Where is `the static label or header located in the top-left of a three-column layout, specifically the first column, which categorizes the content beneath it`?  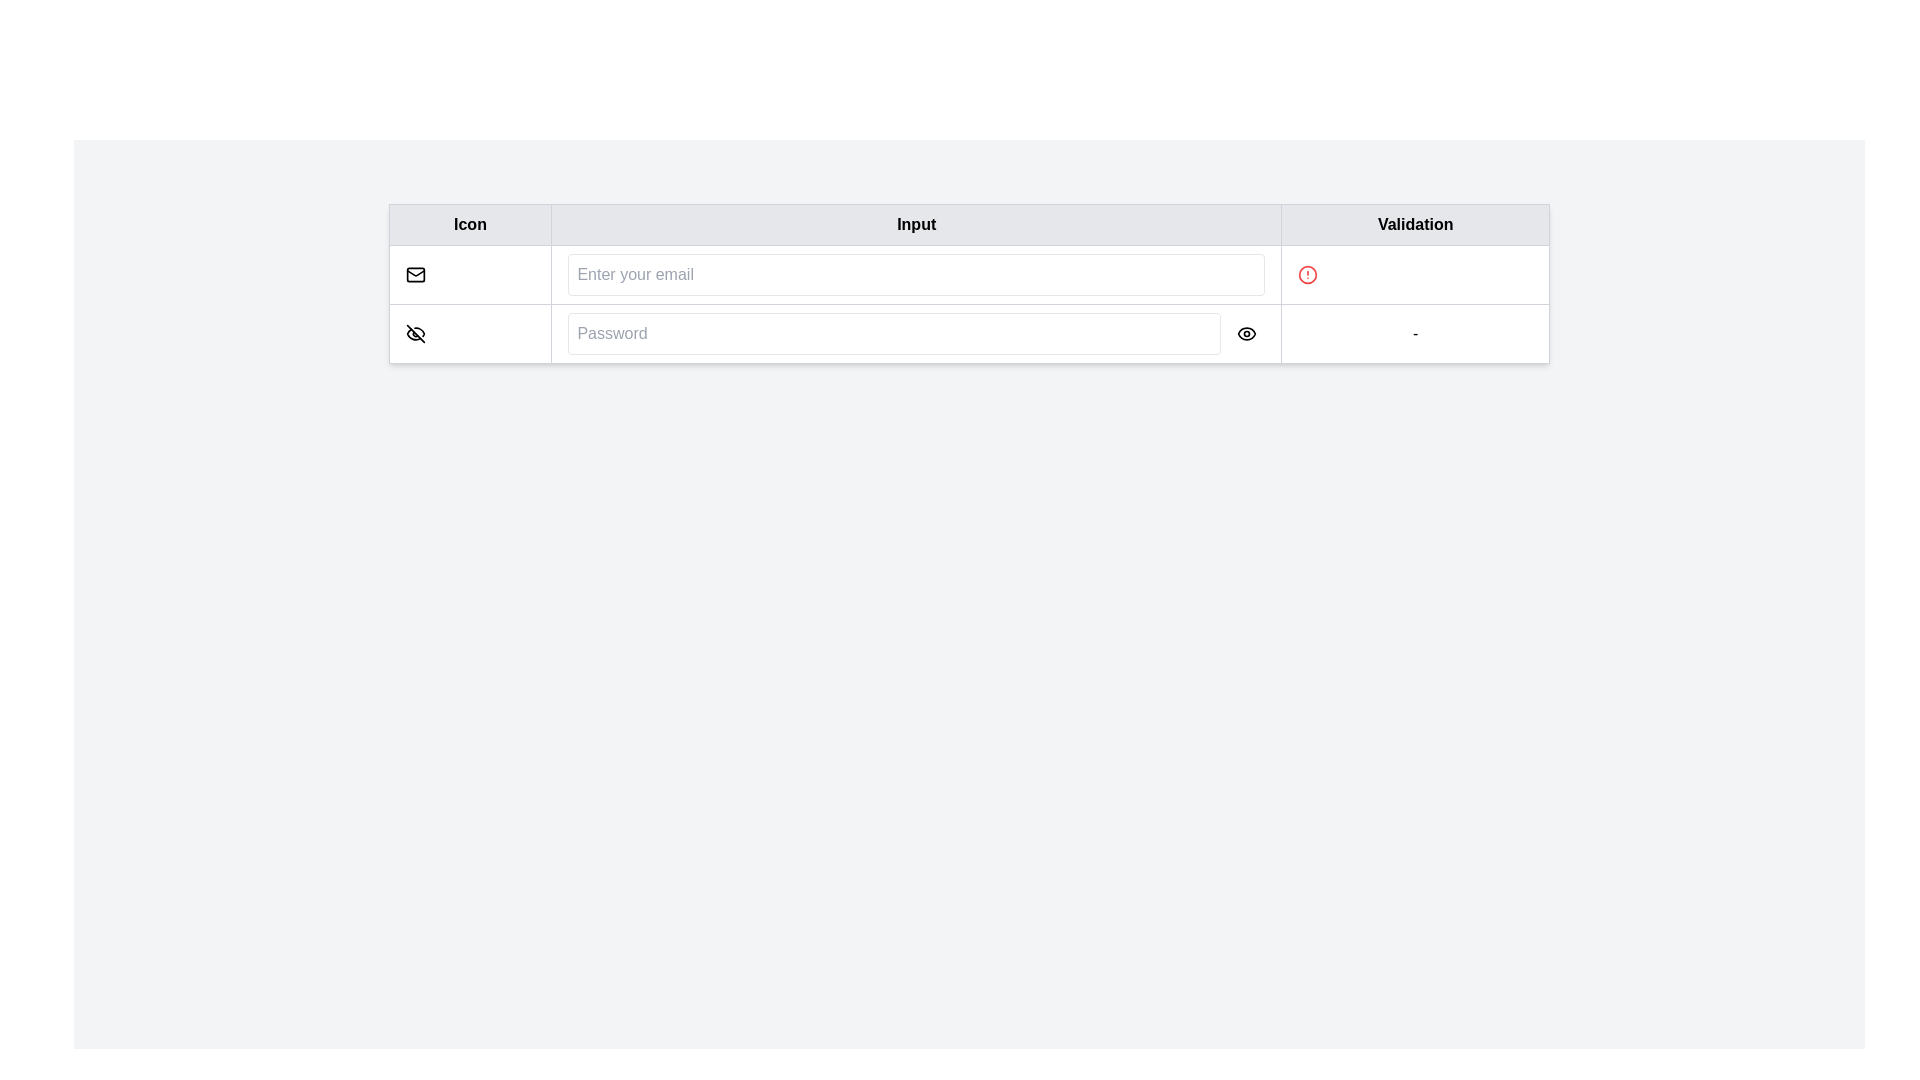 the static label or header located in the top-left of a three-column layout, specifically the first column, which categorizes the content beneath it is located at coordinates (469, 224).